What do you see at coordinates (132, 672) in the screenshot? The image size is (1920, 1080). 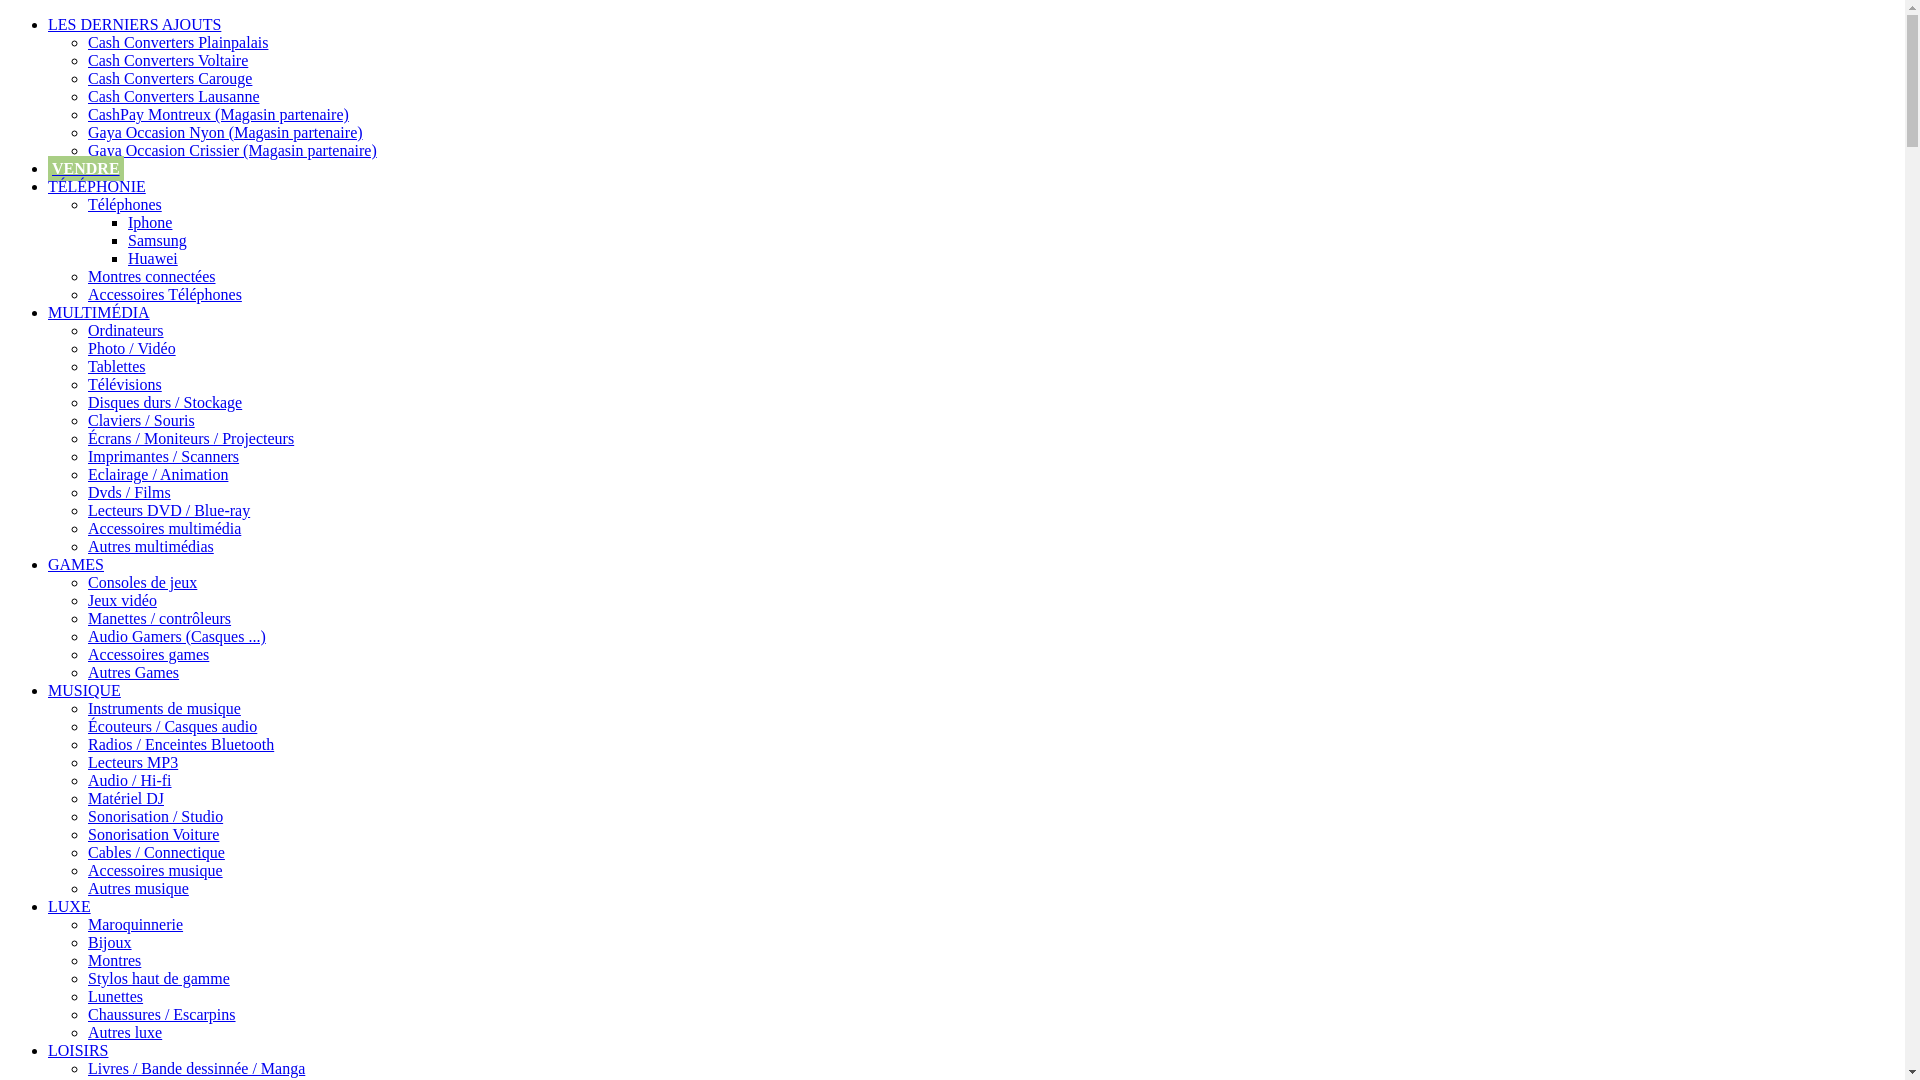 I see `'Autres Games'` at bounding box center [132, 672].